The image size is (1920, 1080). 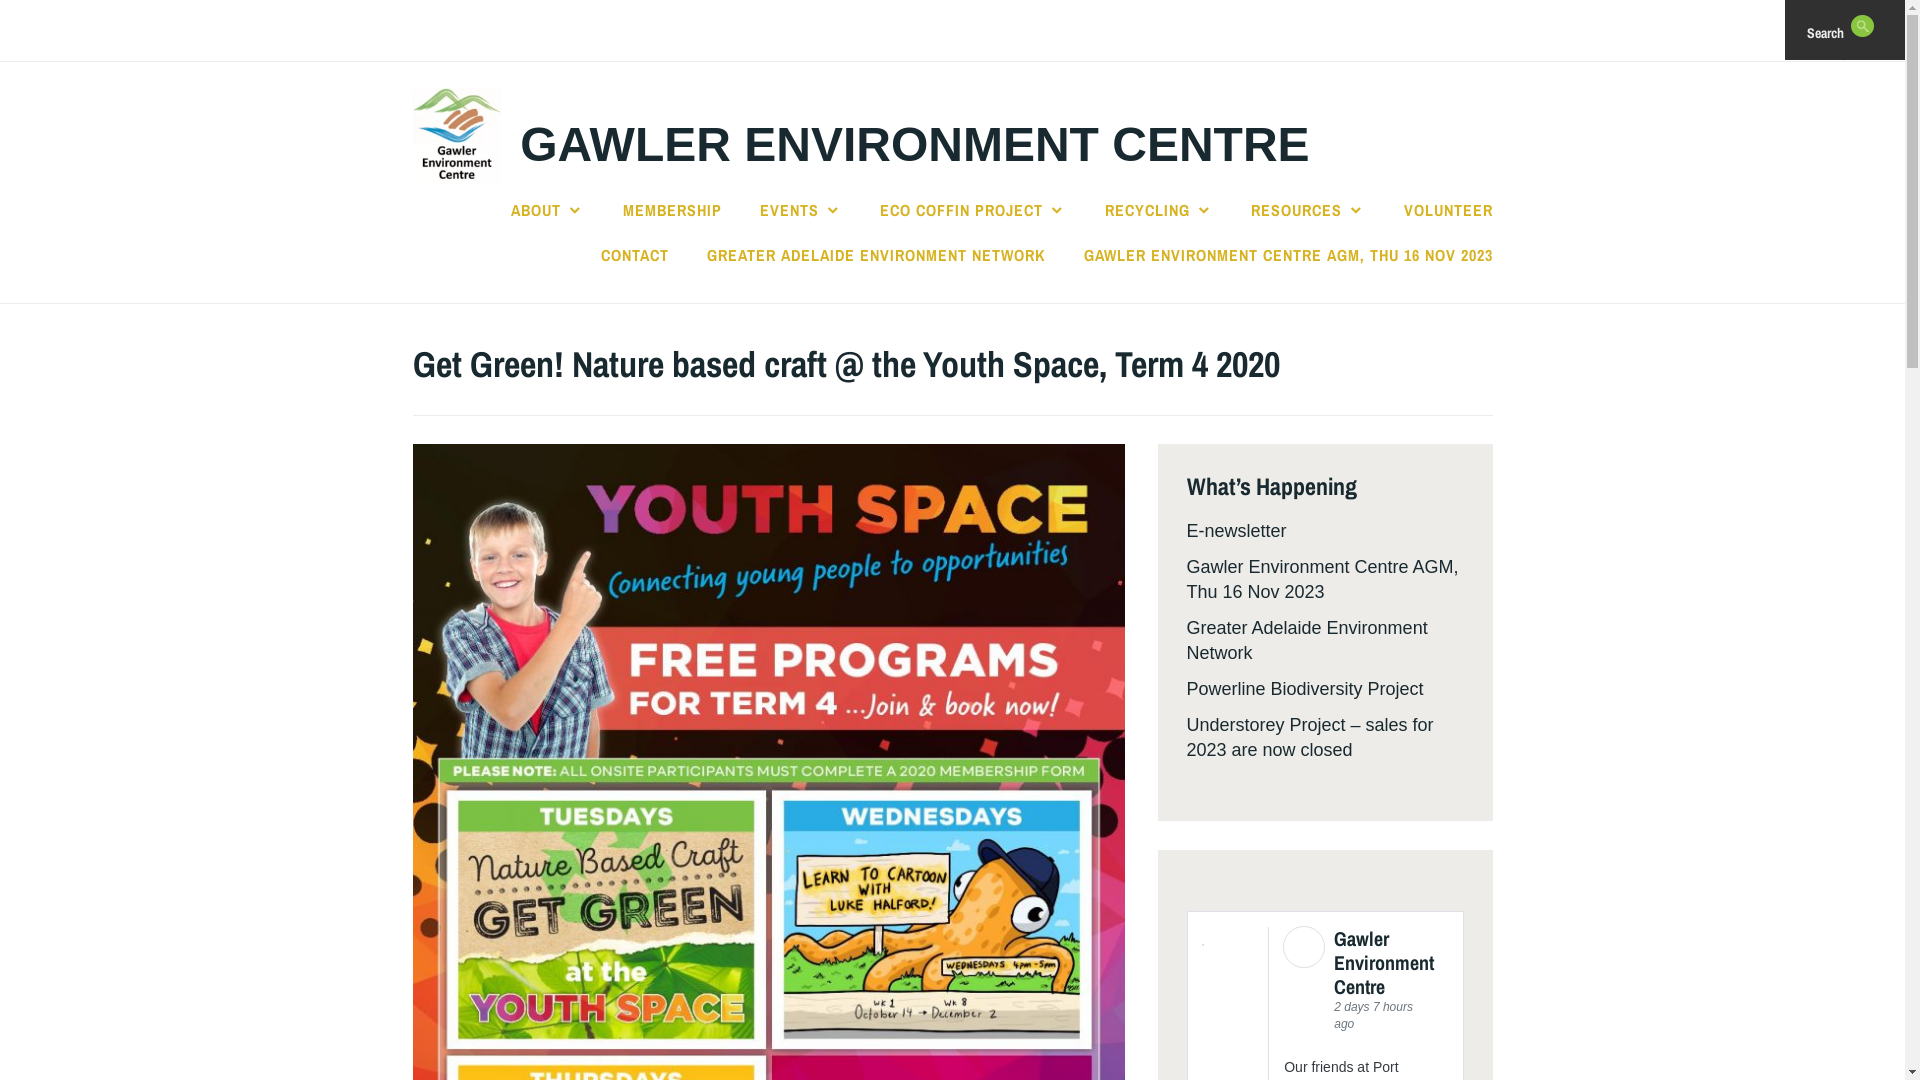 I want to click on 'Greater Adelaide Environment Network', so click(x=1306, y=640).